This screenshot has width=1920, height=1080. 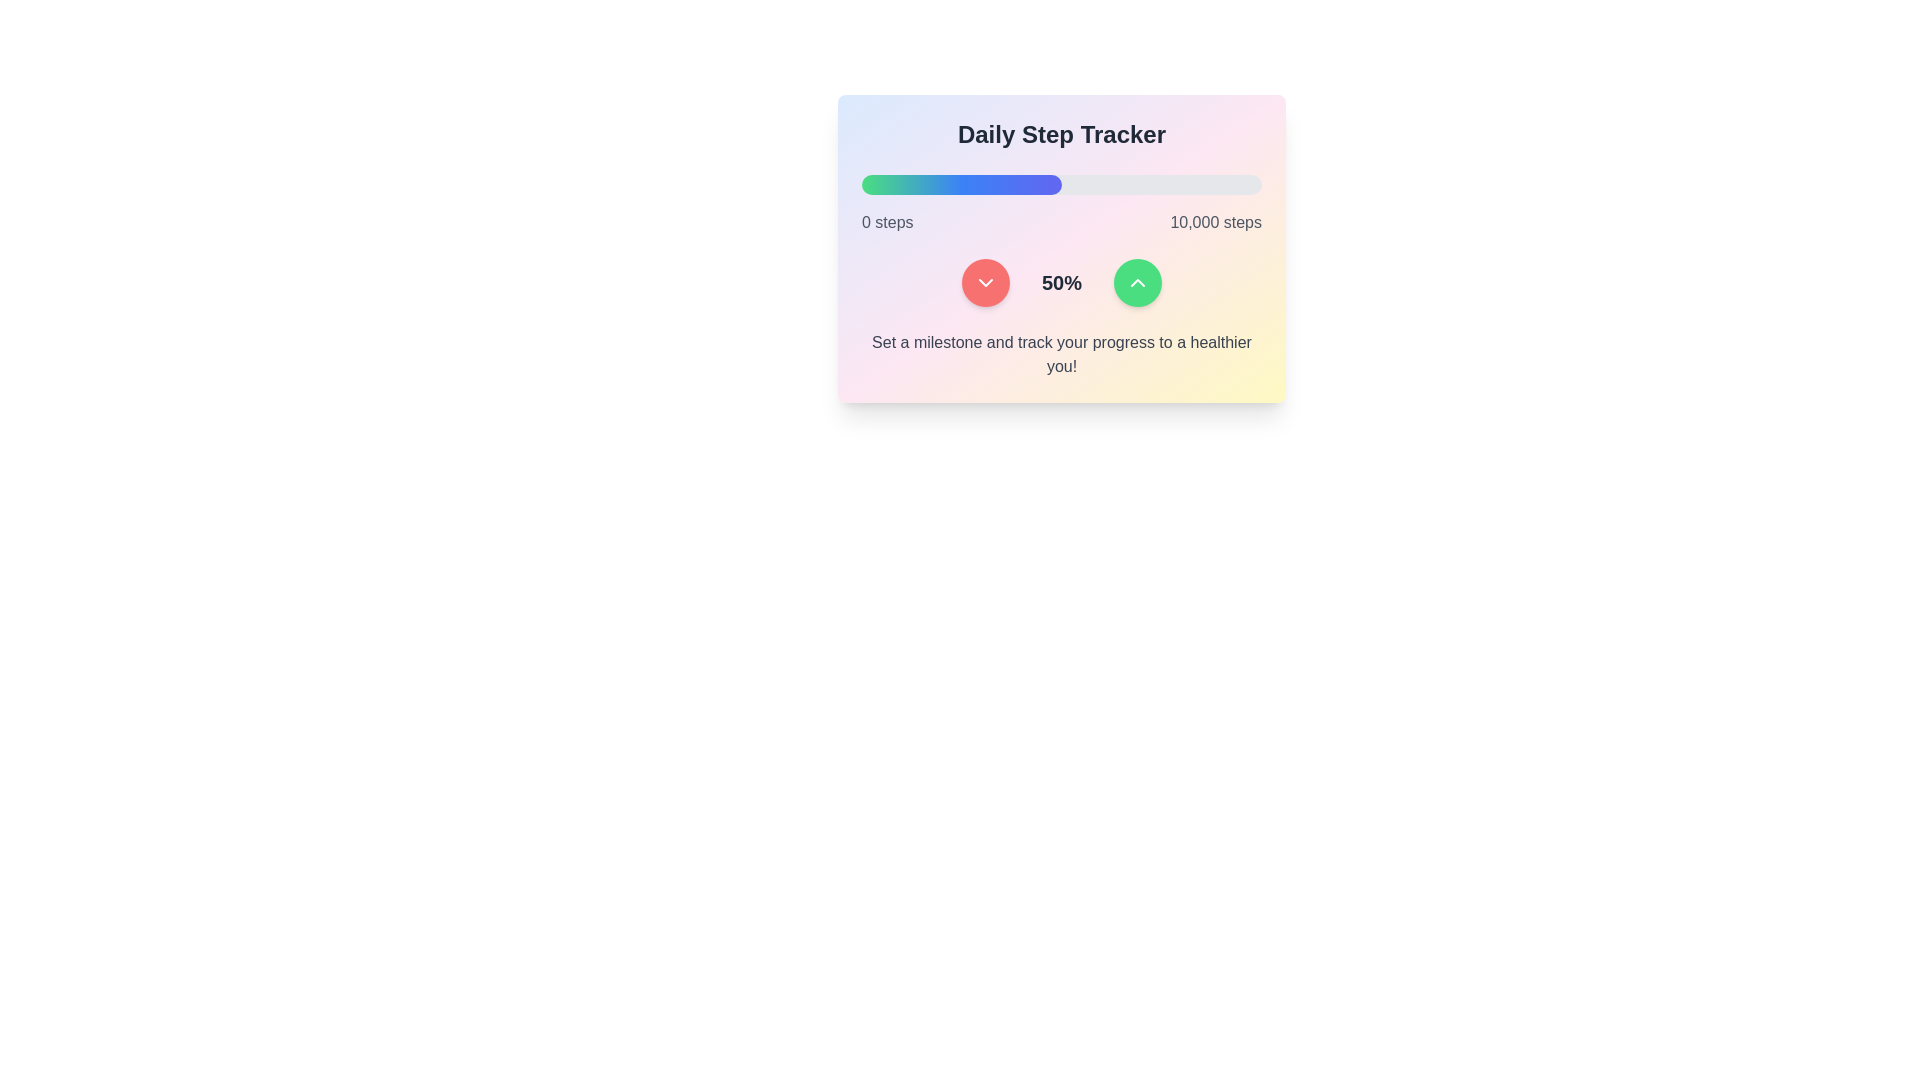 What do you see at coordinates (1060, 353) in the screenshot?
I see `the text component displaying the message 'Set a milestone and track your progress to a healthier you!', which is located at the bottom of the 'Daily Step Tracker' card` at bounding box center [1060, 353].